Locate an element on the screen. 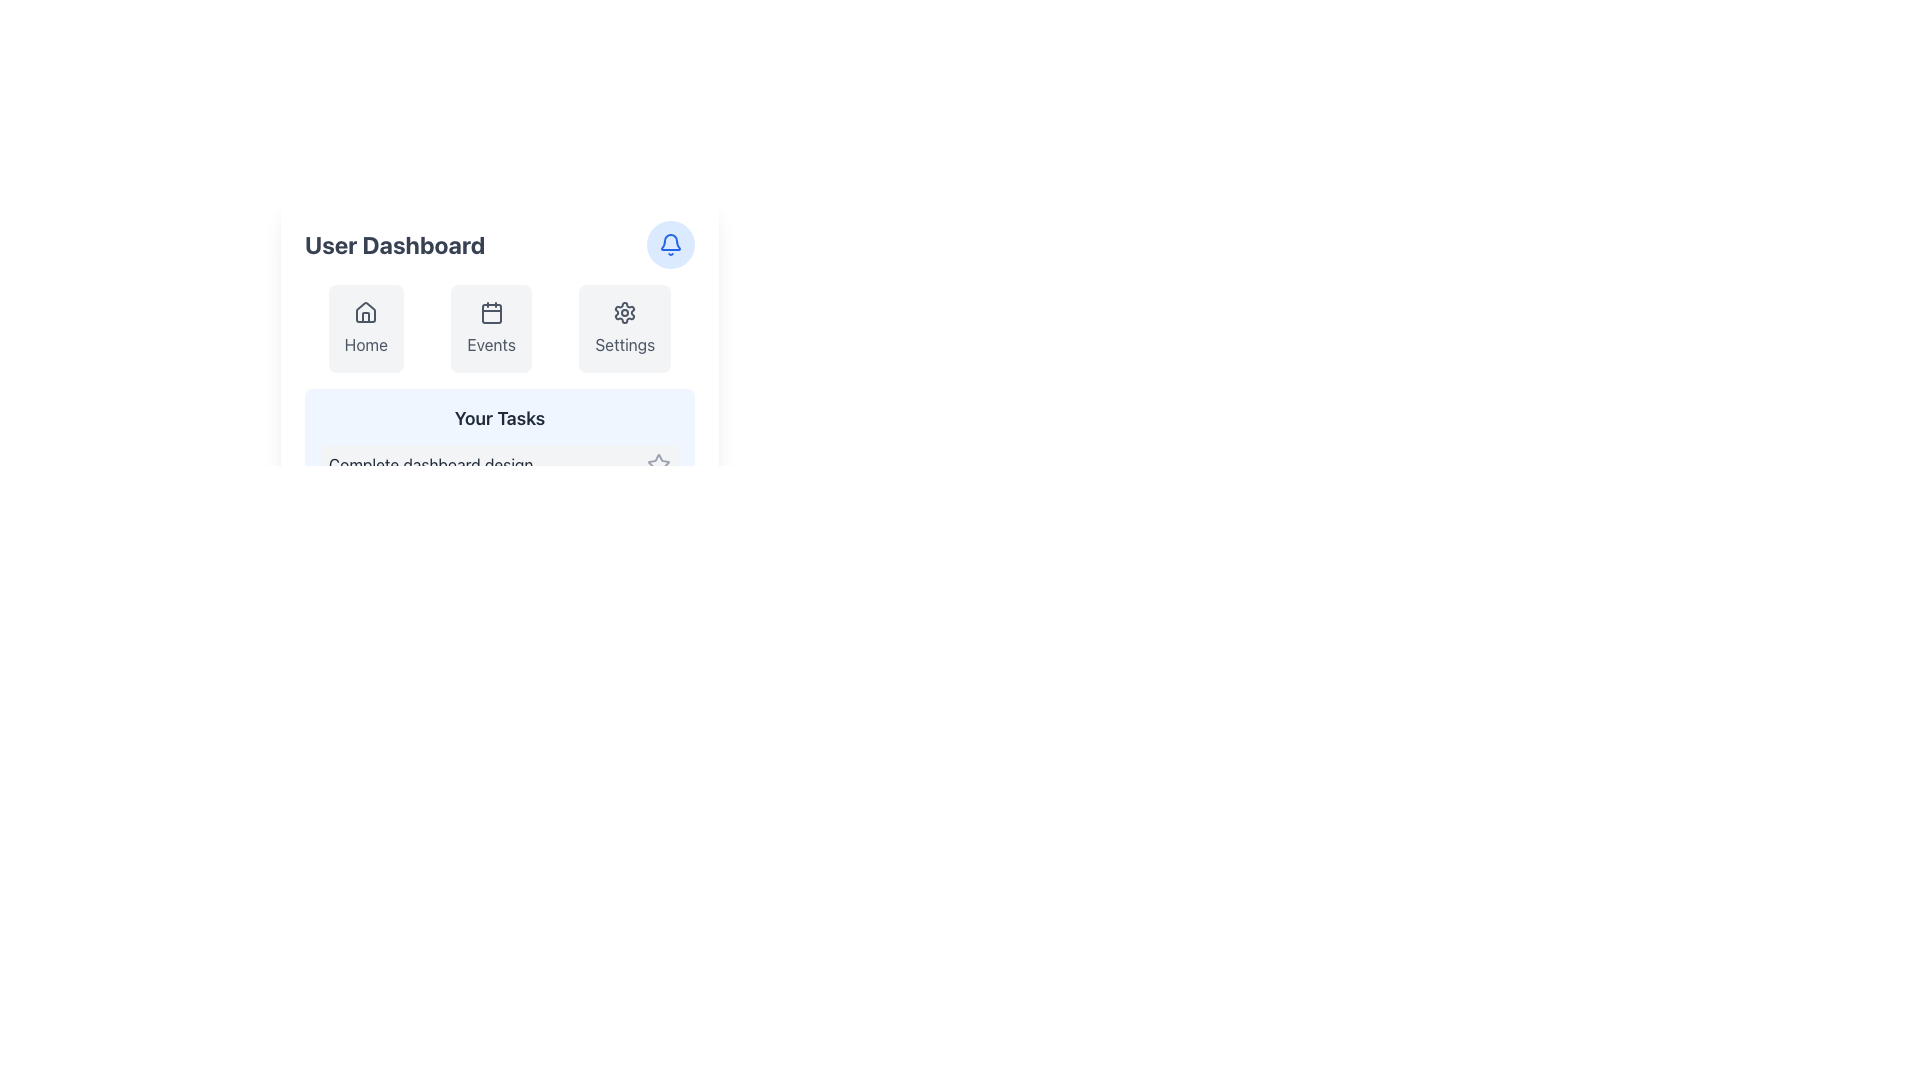  the gear icon button in the navigation menu is located at coordinates (624, 312).